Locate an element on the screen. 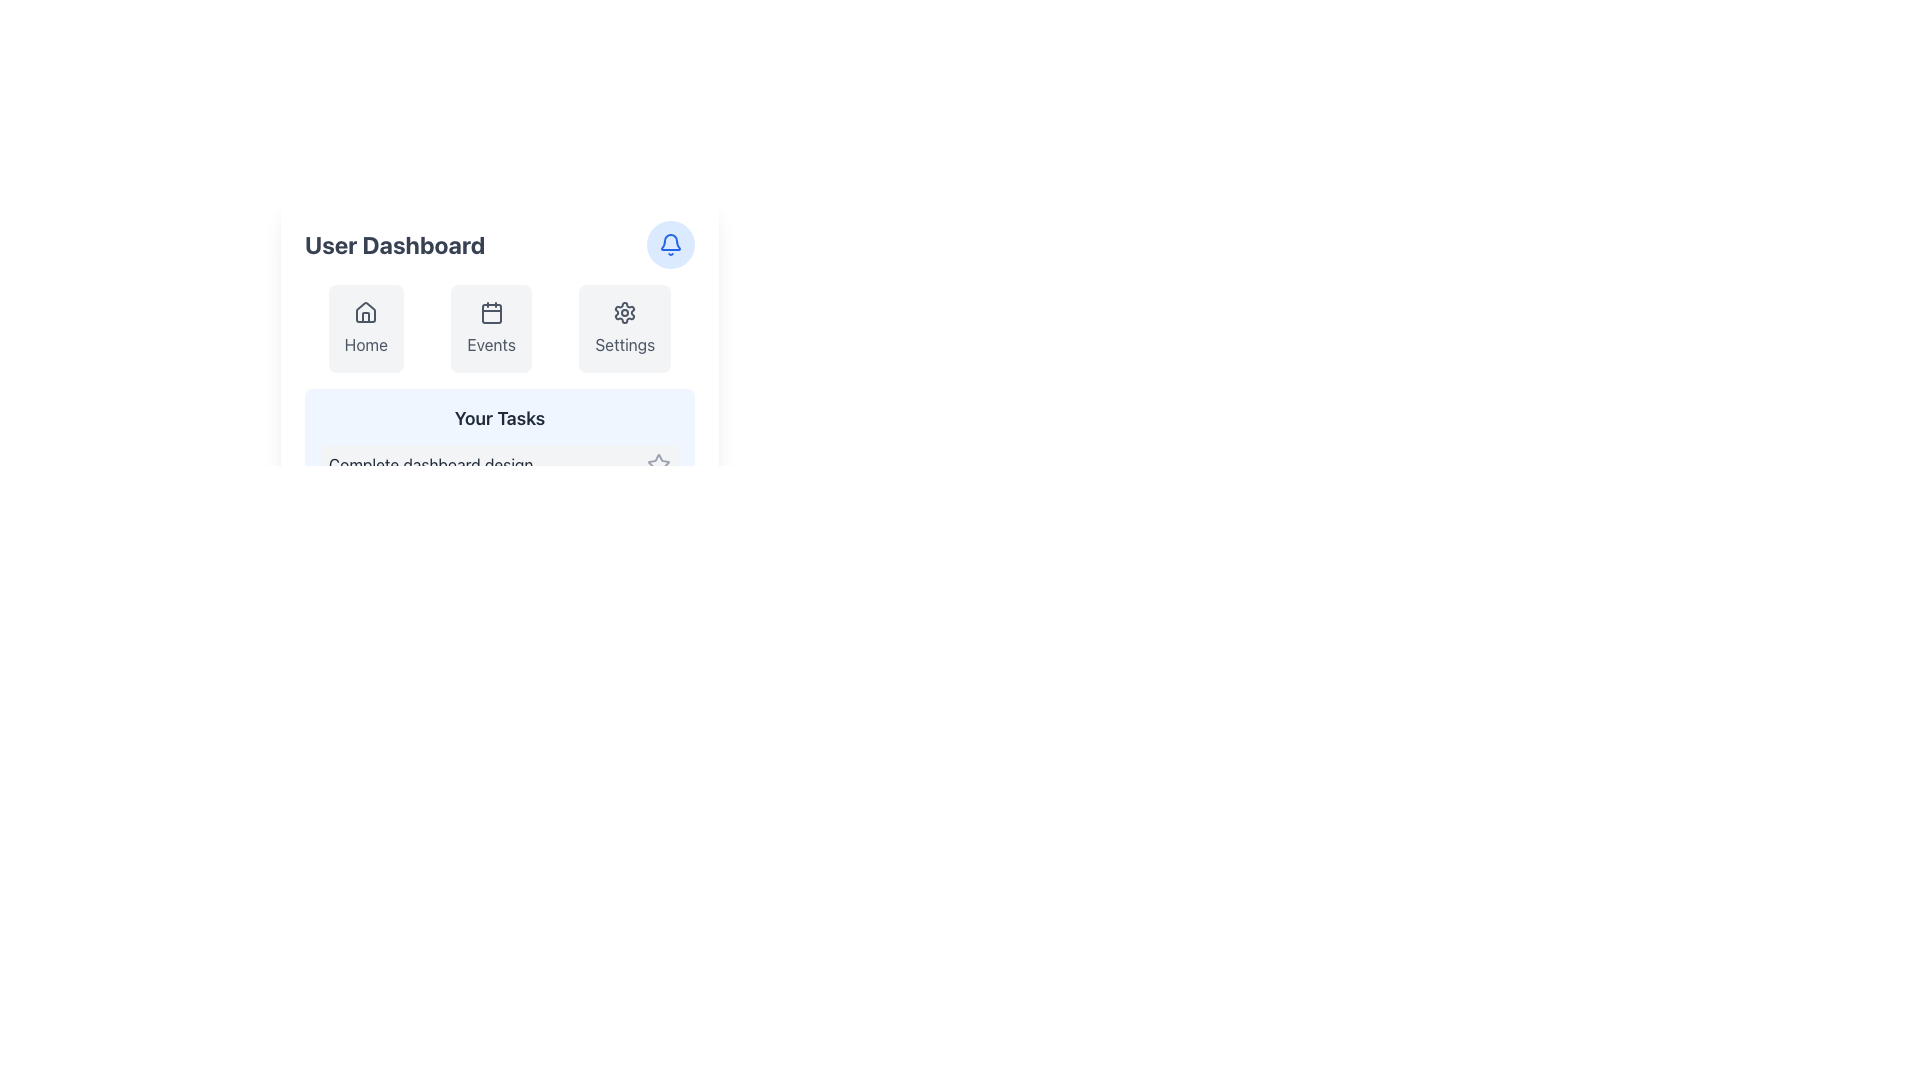  the gear icon button in the navigation menu is located at coordinates (624, 312).